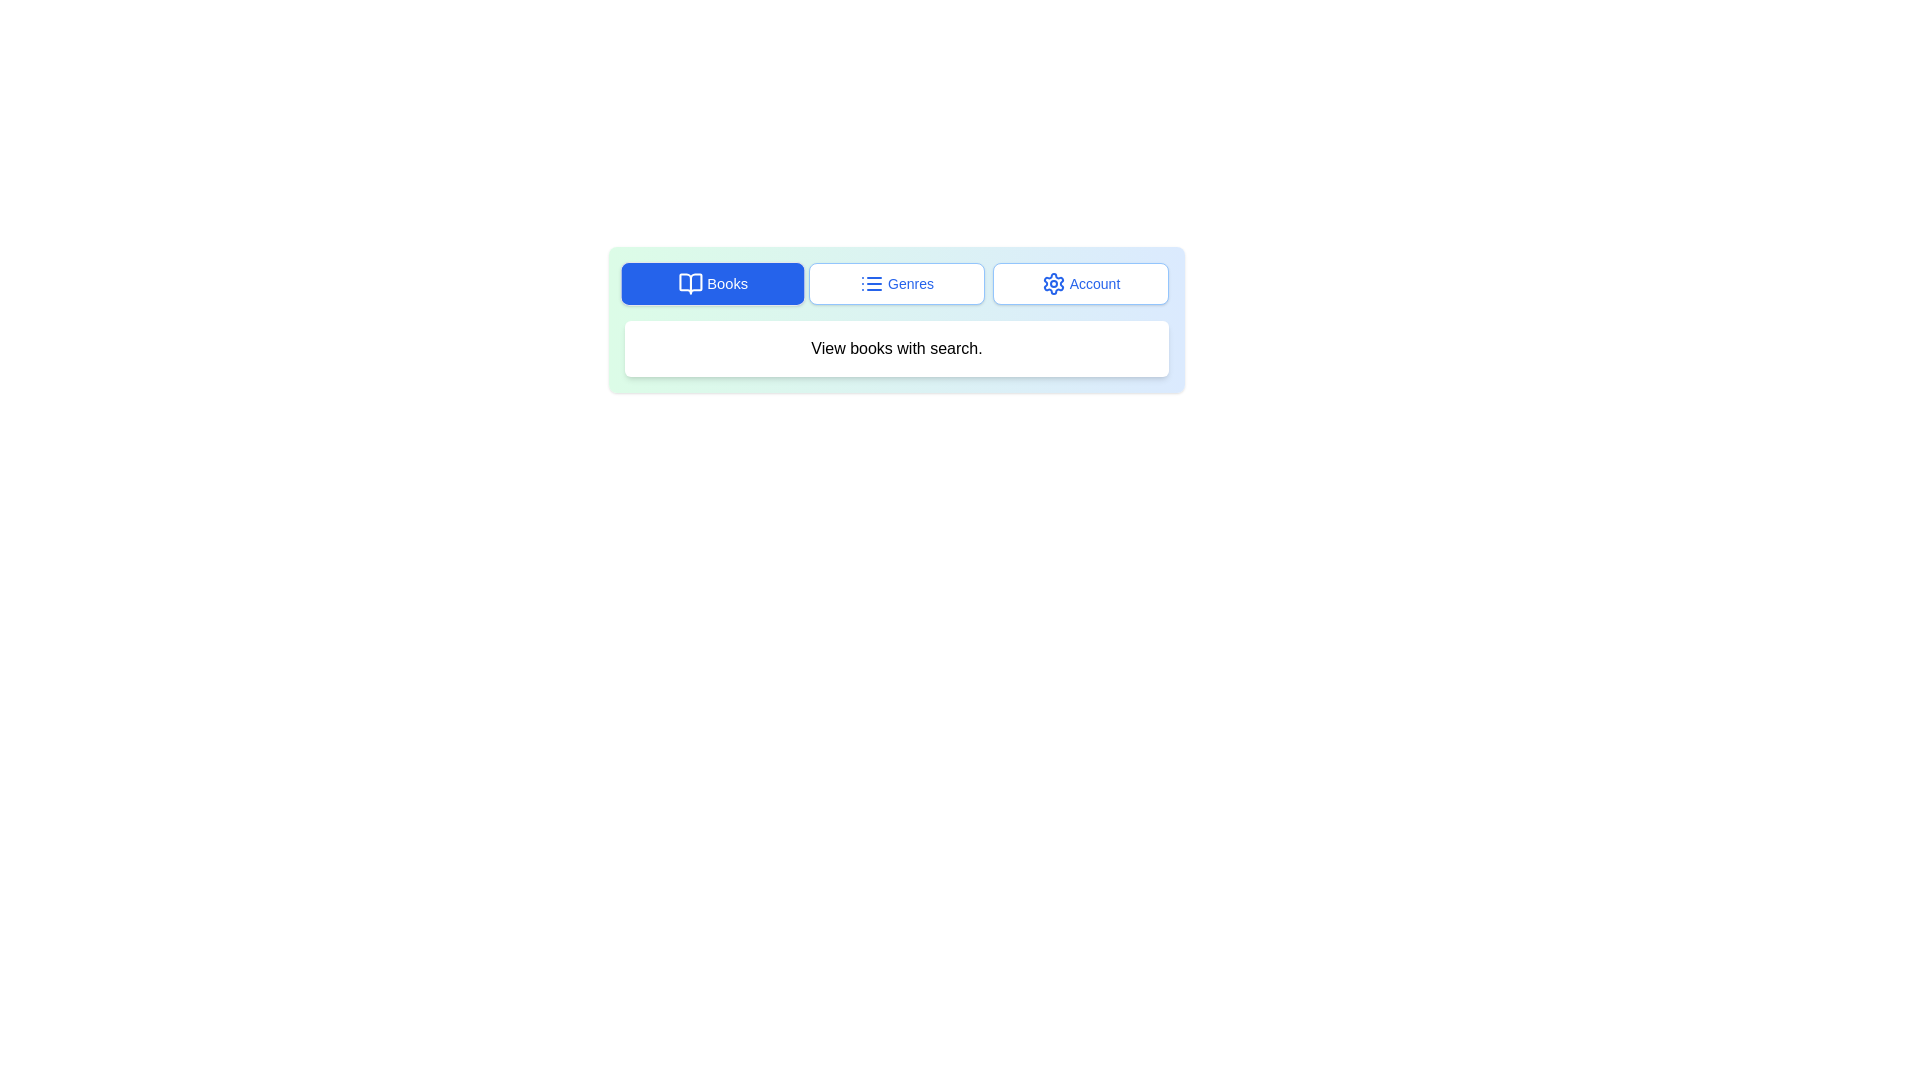 The image size is (1920, 1080). Describe the element at coordinates (910, 284) in the screenshot. I see `the genre selection button, which is the second button among three horizontally aligned buttons at the center of the interface, located to the right of the 'Books' button and to the left of the 'Account' button` at that location.